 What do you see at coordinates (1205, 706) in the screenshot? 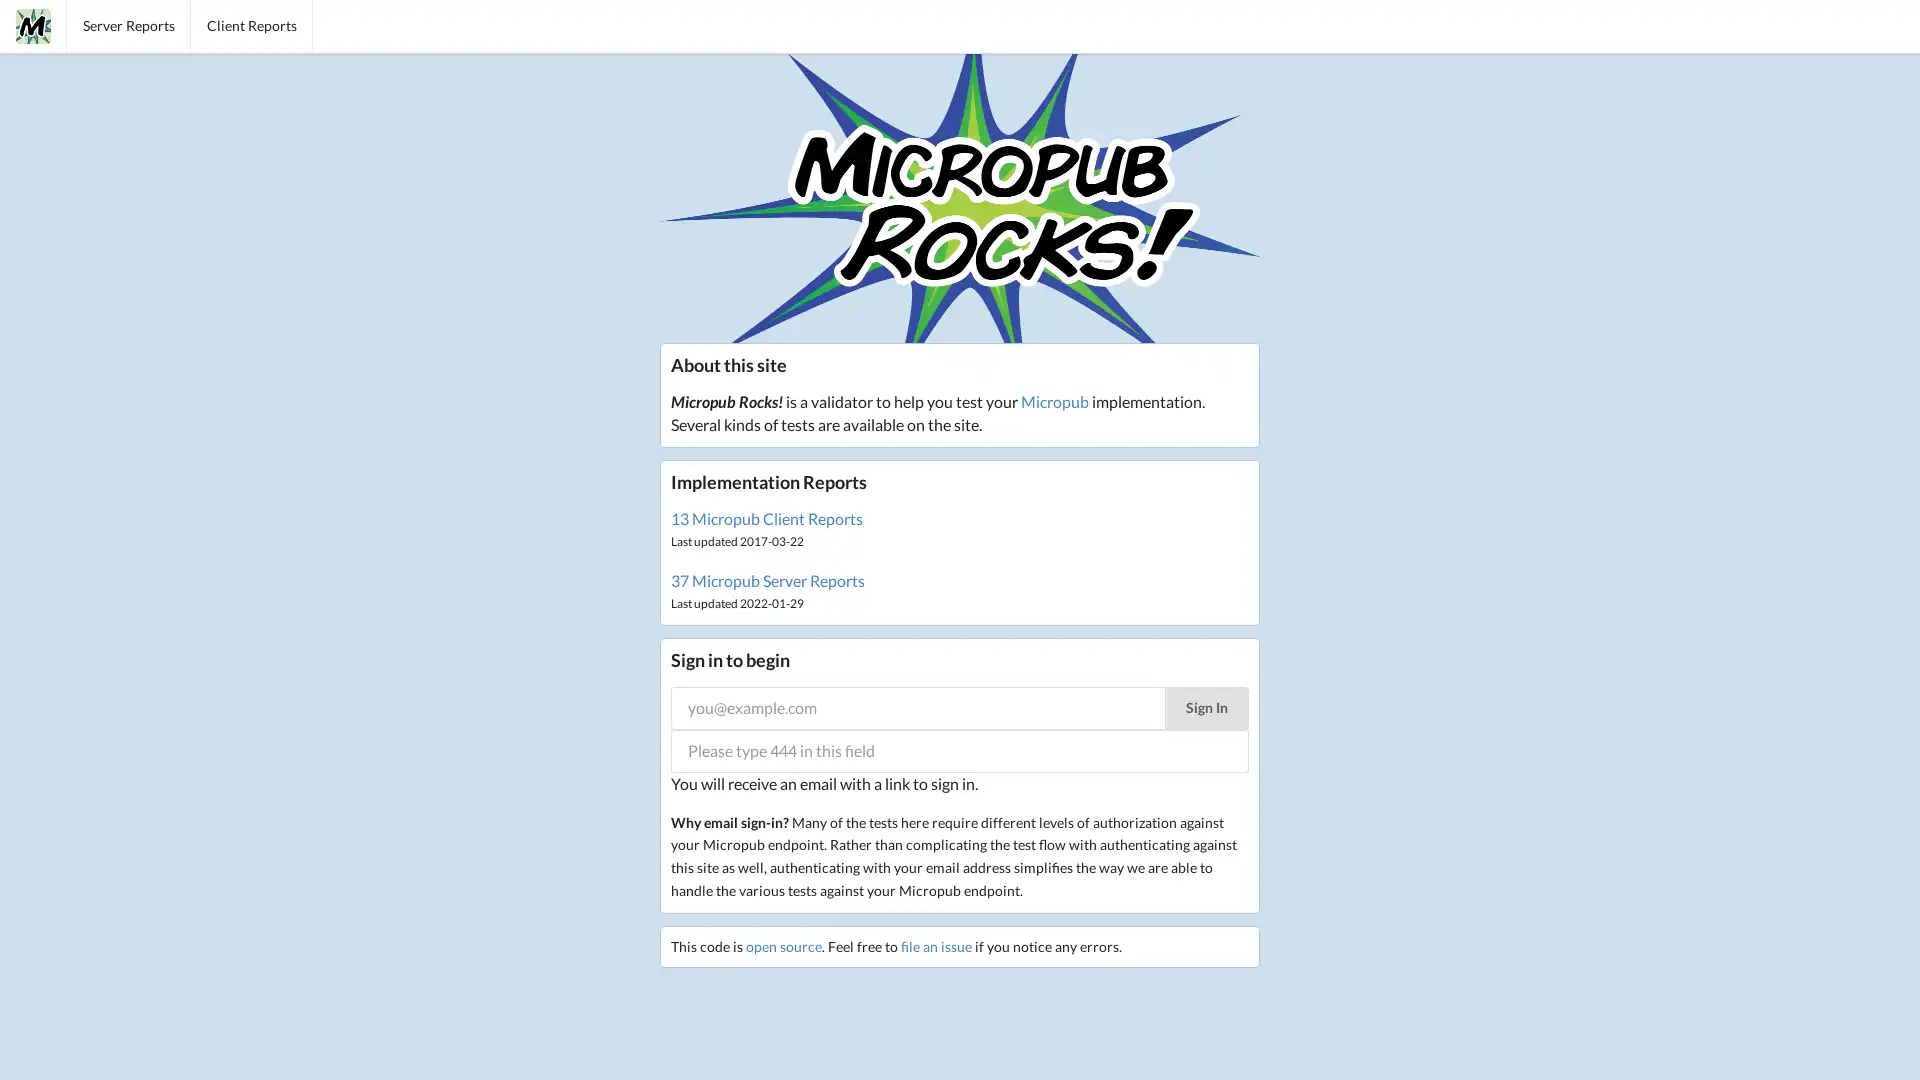
I see `Sign In` at bounding box center [1205, 706].